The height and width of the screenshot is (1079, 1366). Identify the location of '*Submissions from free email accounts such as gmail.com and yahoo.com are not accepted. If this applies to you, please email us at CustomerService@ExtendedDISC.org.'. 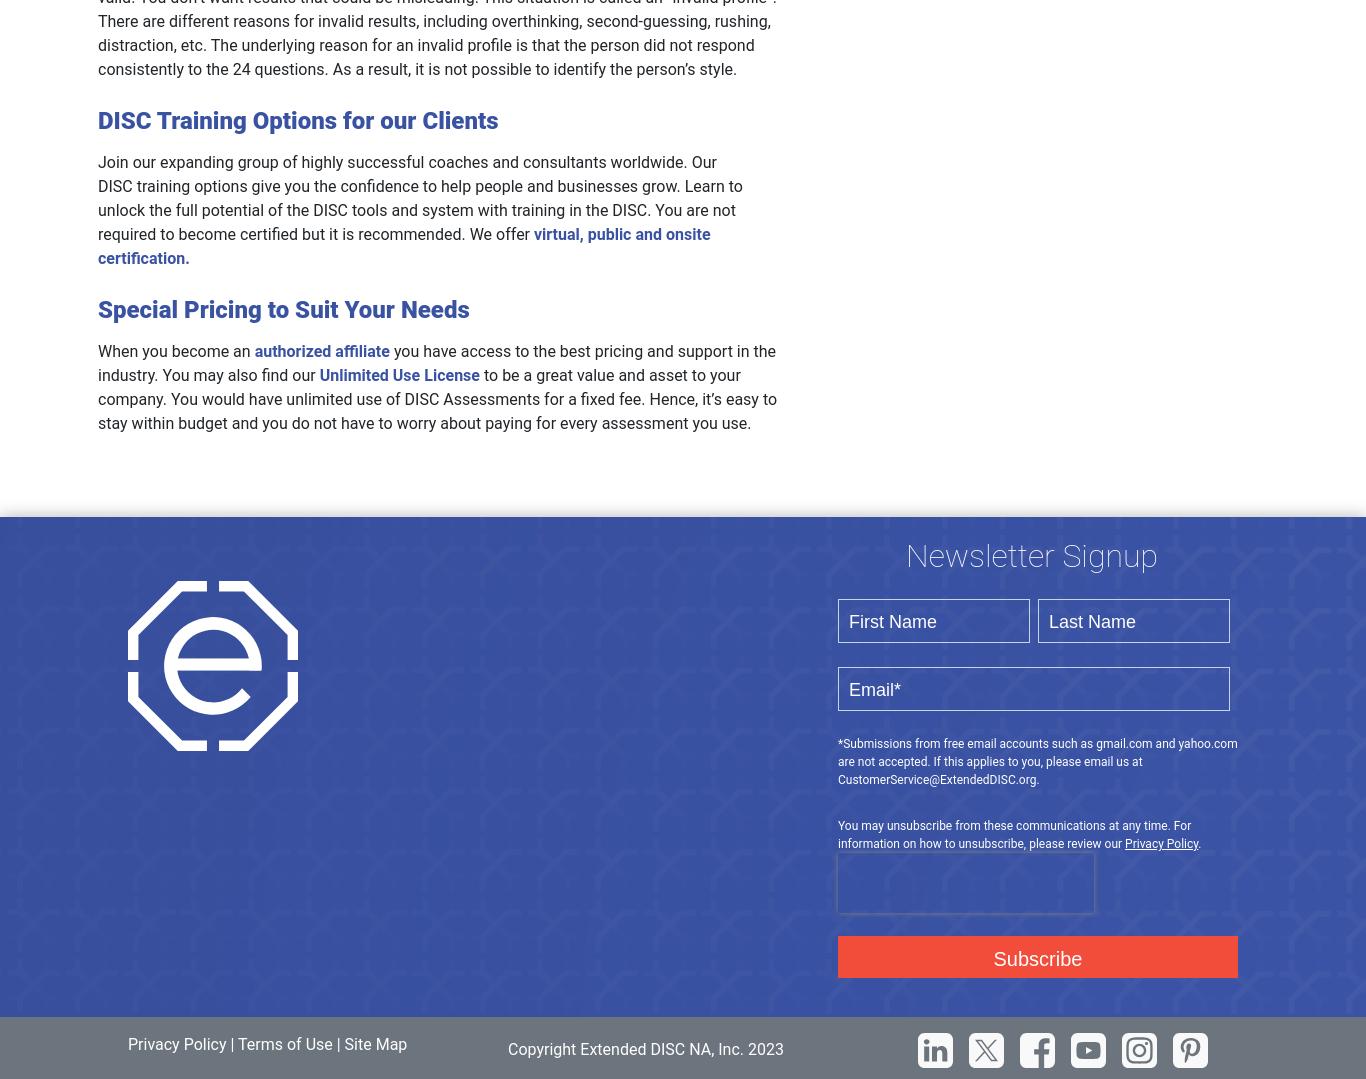
(1036, 761).